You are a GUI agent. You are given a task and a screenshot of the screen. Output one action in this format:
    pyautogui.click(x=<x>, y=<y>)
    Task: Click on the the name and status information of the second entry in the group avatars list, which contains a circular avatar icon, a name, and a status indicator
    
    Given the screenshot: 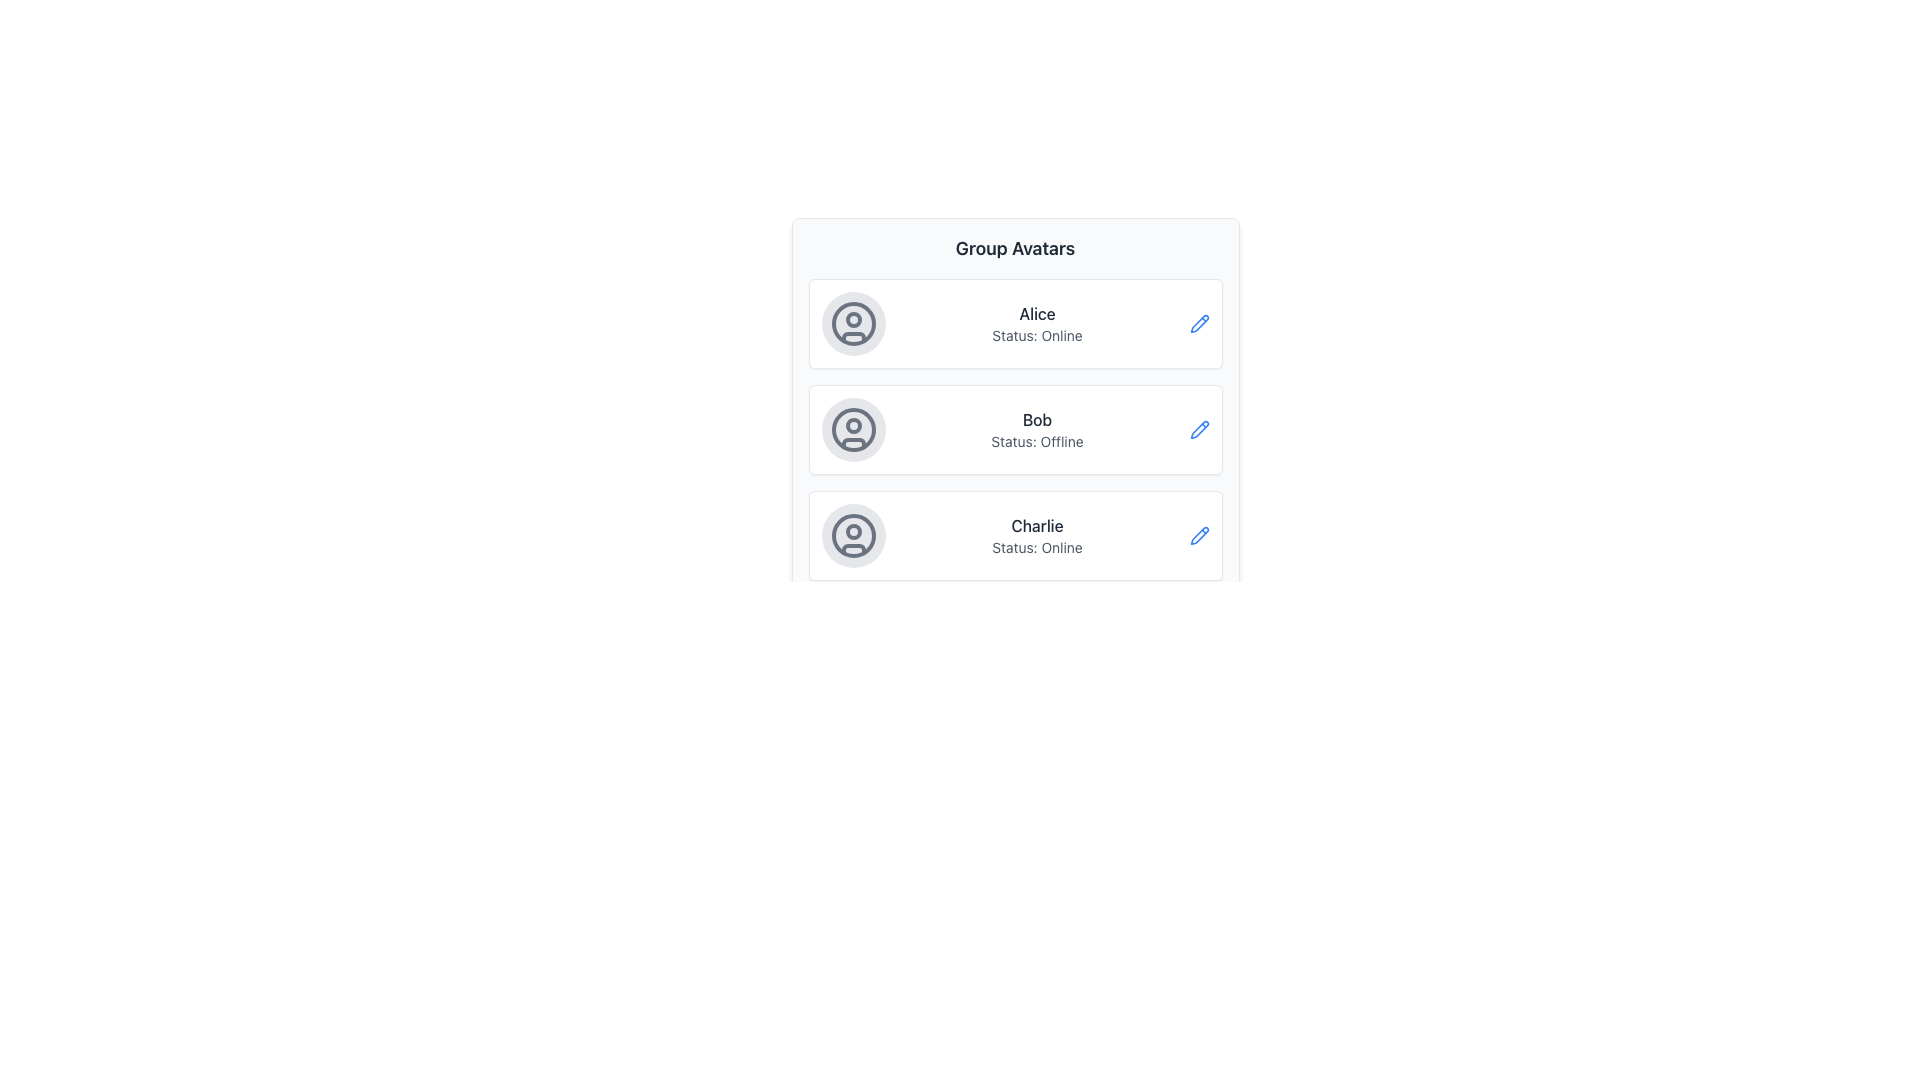 What is the action you would take?
    pyautogui.click(x=1015, y=407)
    